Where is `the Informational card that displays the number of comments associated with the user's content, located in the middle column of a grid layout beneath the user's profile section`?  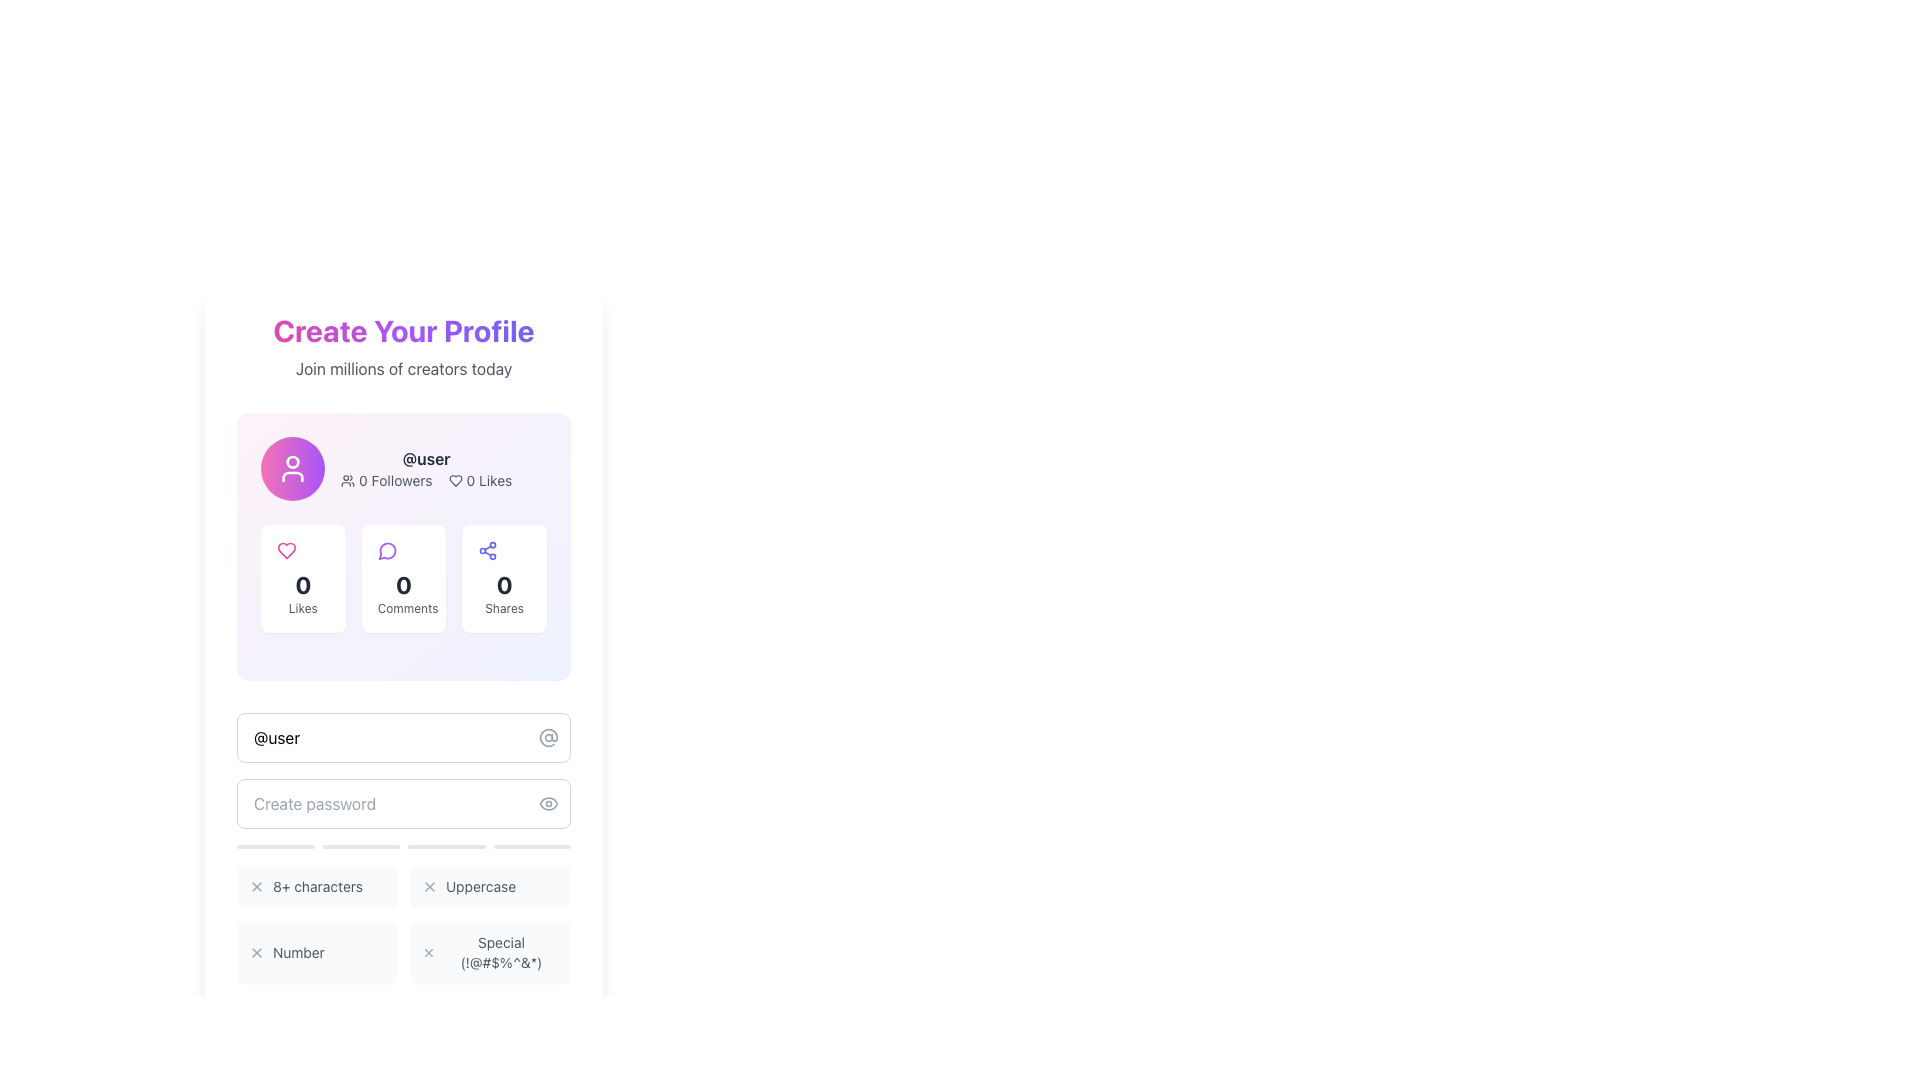
the Informational card that displays the number of comments associated with the user's content, located in the middle column of a grid layout beneath the user's profile section is located at coordinates (402, 578).